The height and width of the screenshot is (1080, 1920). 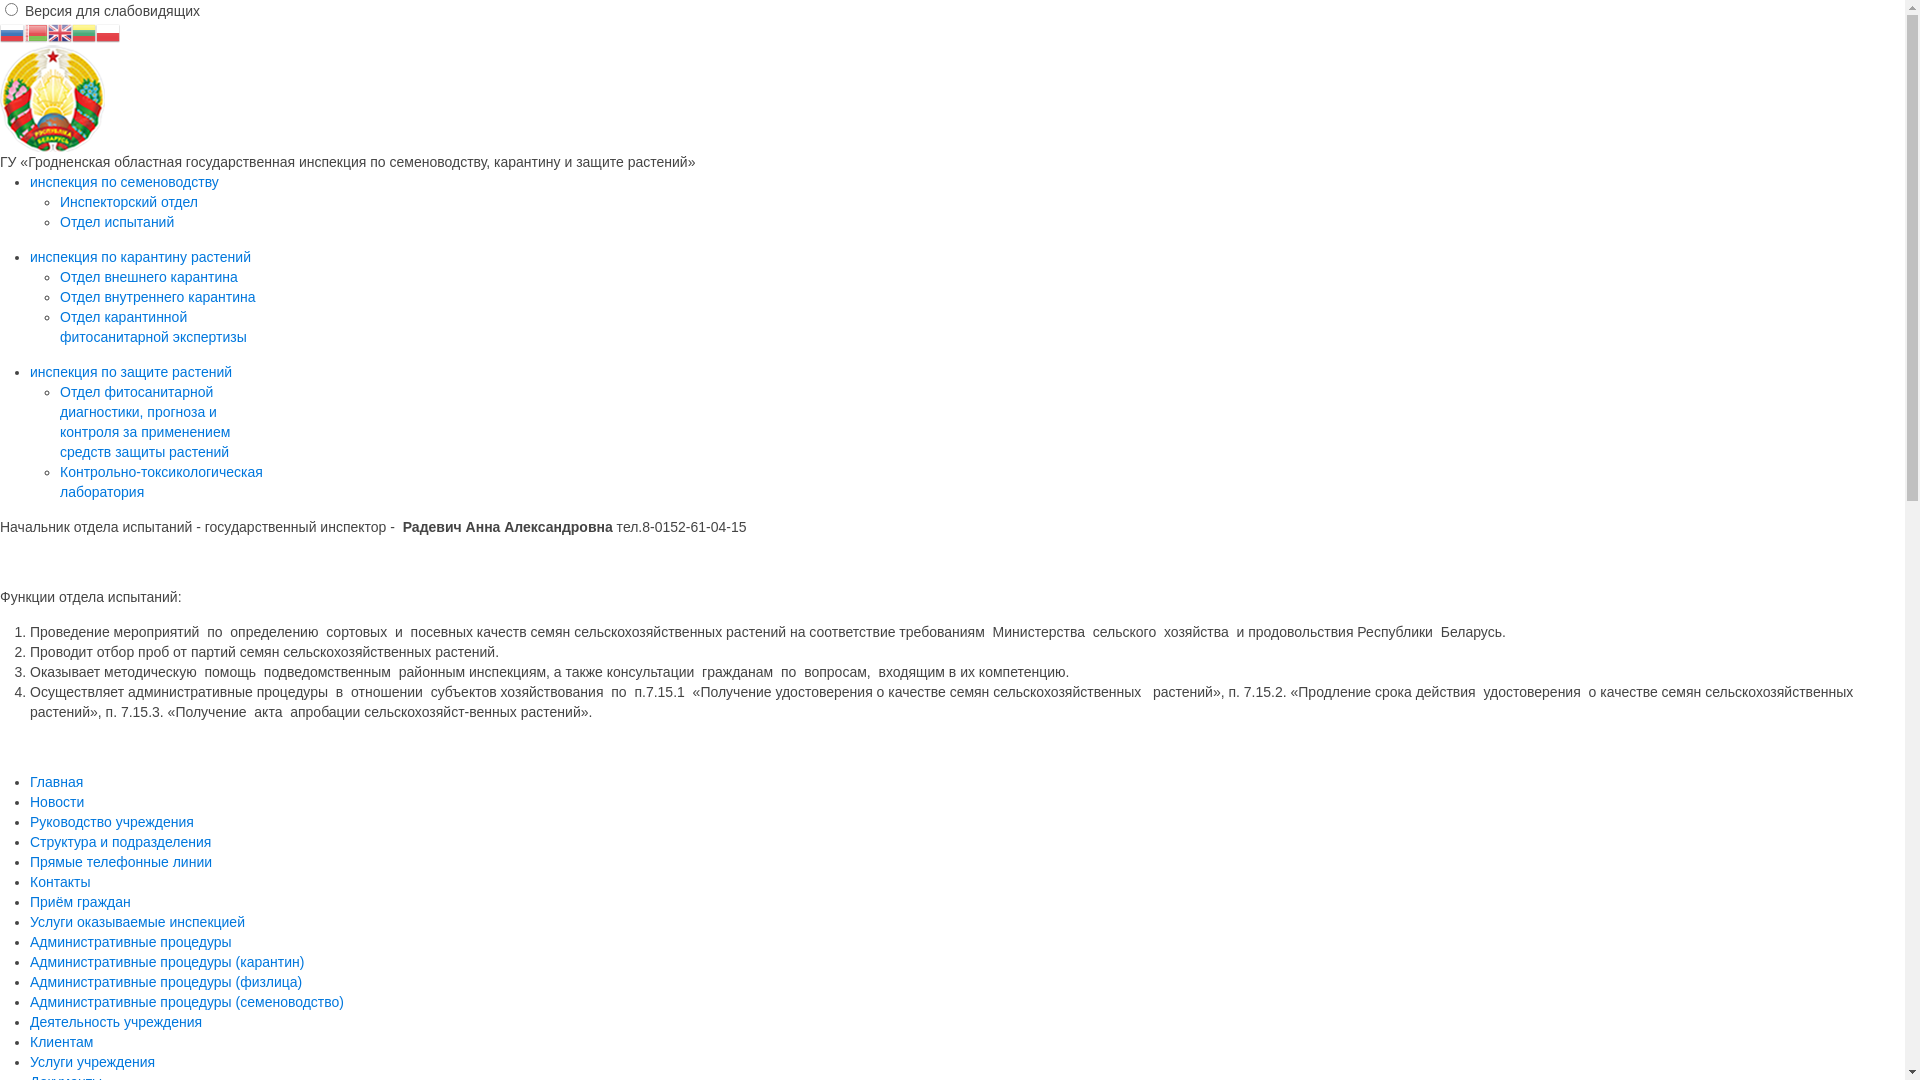 I want to click on 'Russian', so click(x=12, y=31).